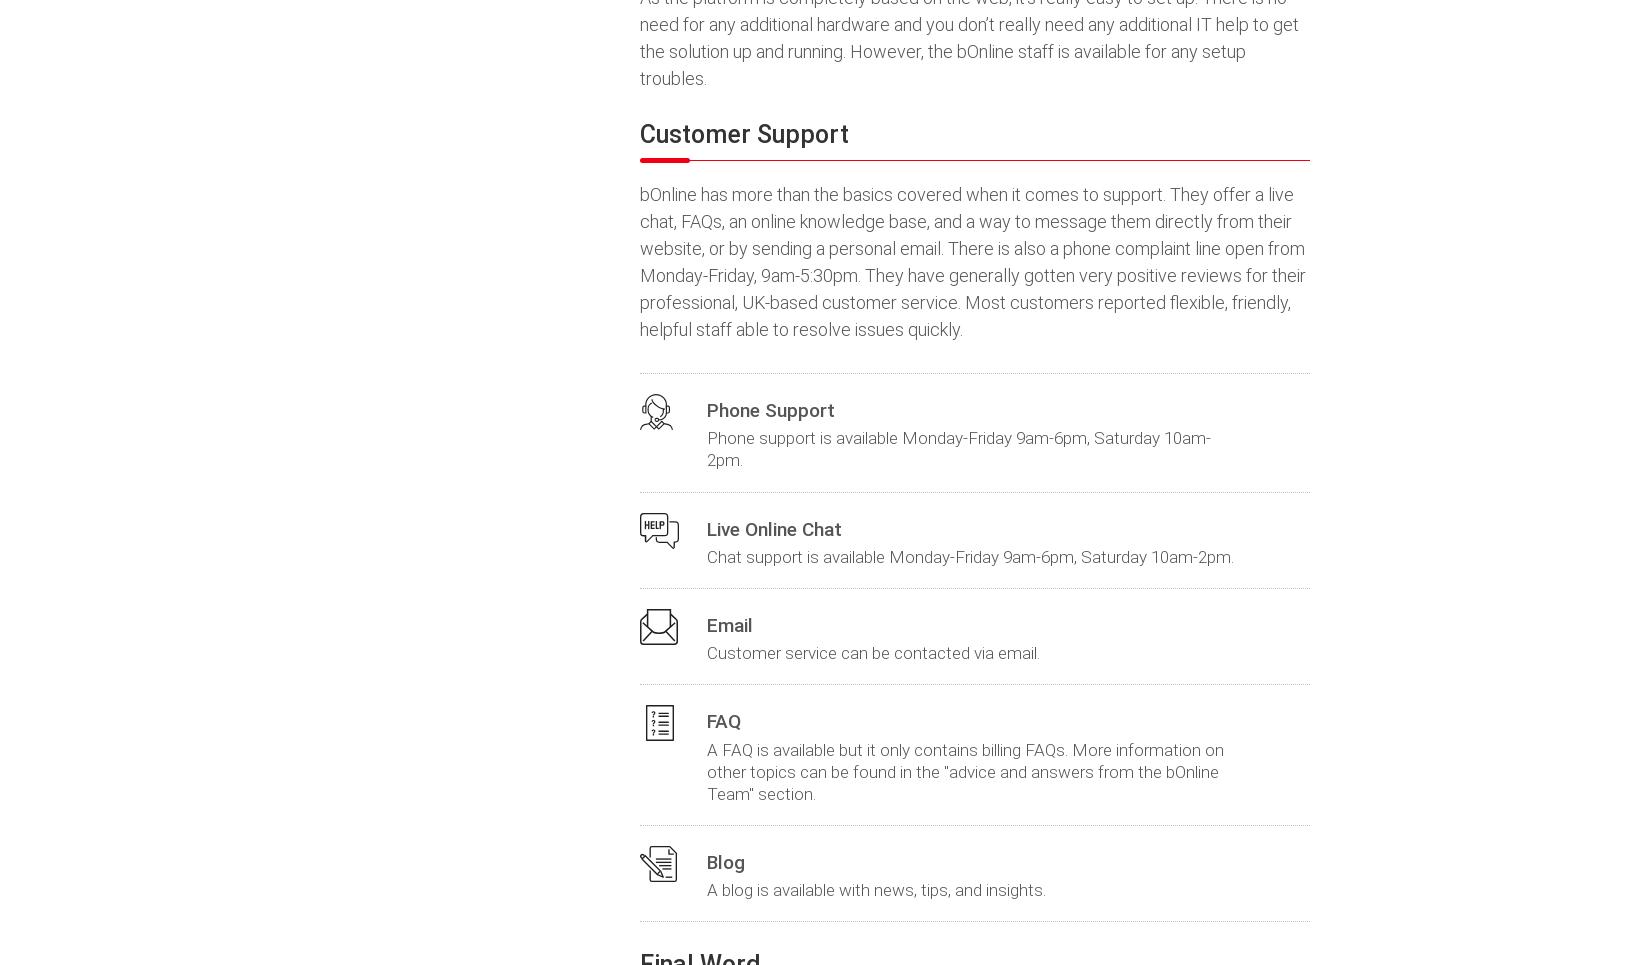 The height and width of the screenshot is (965, 1650). Describe the element at coordinates (773, 527) in the screenshot. I see `'Live Online Chat'` at that location.